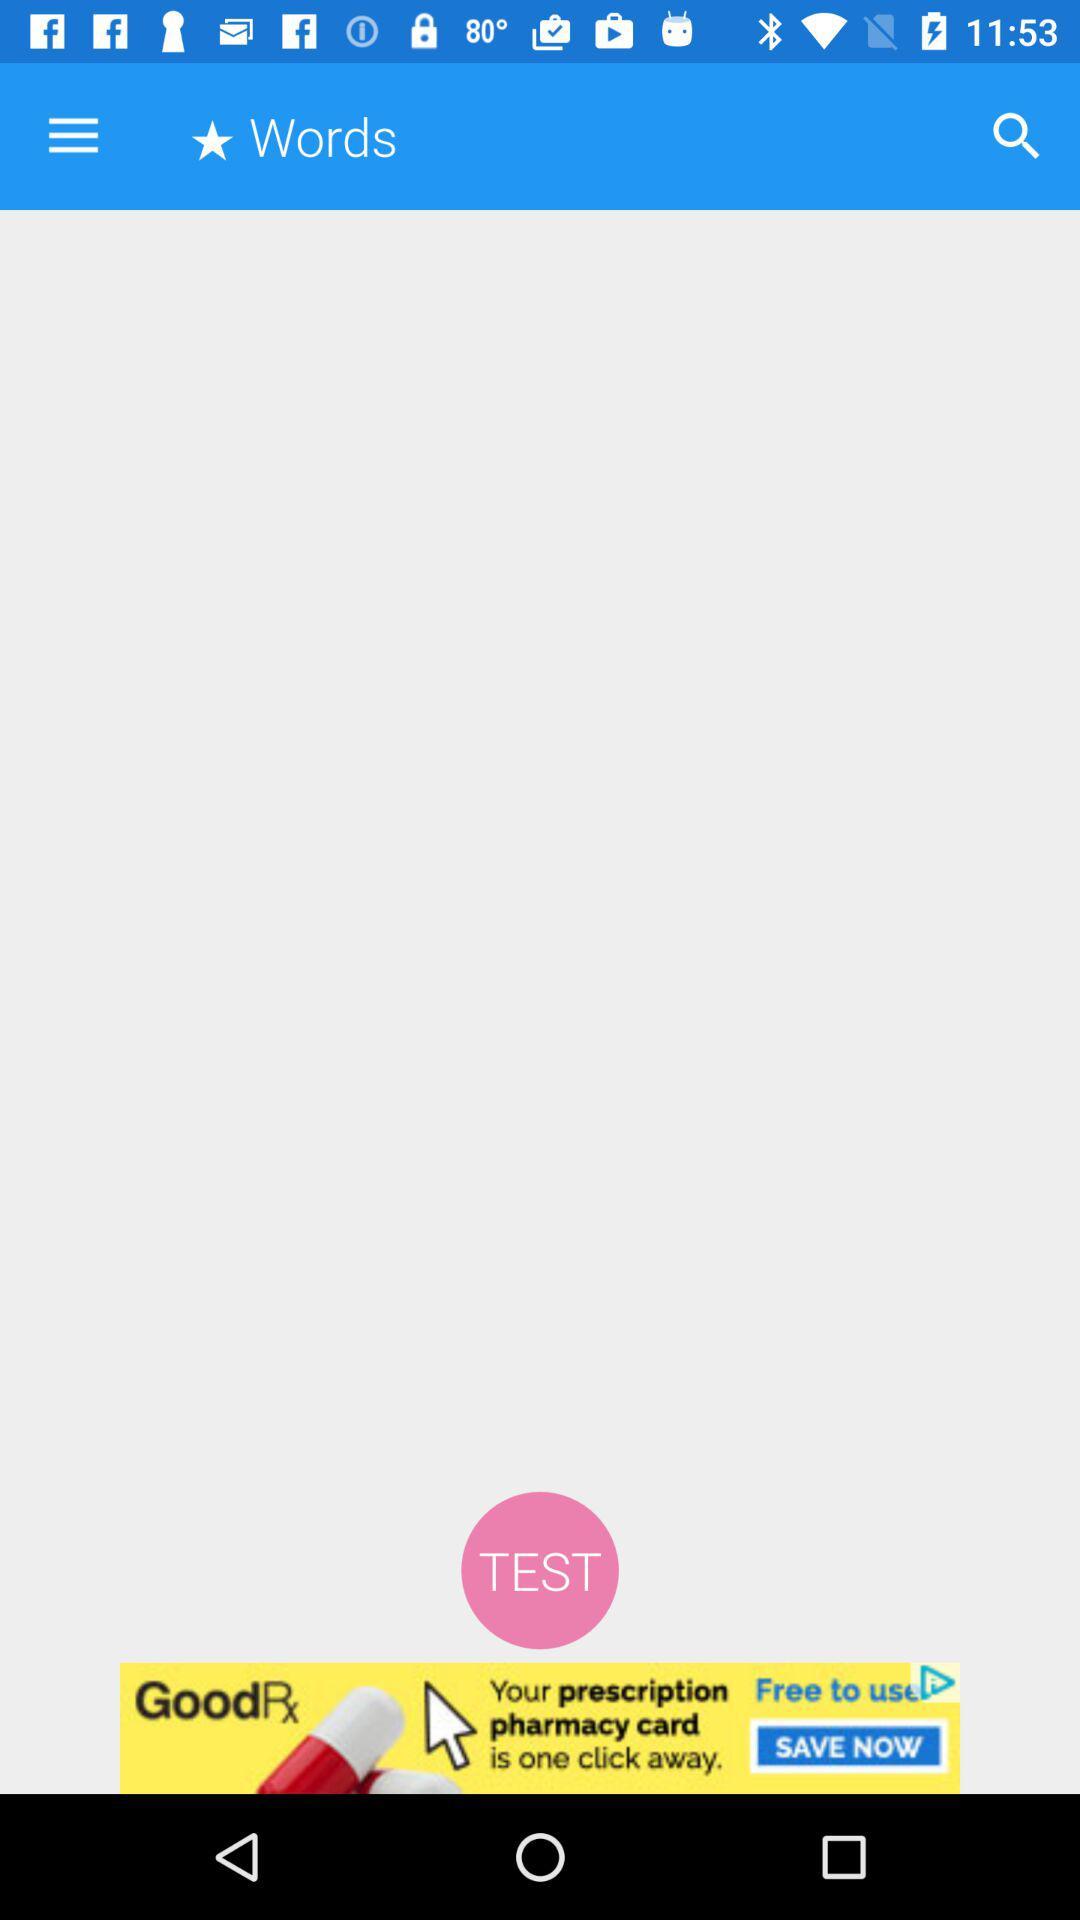  I want to click on clicks the advertisement, so click(540, 1727).